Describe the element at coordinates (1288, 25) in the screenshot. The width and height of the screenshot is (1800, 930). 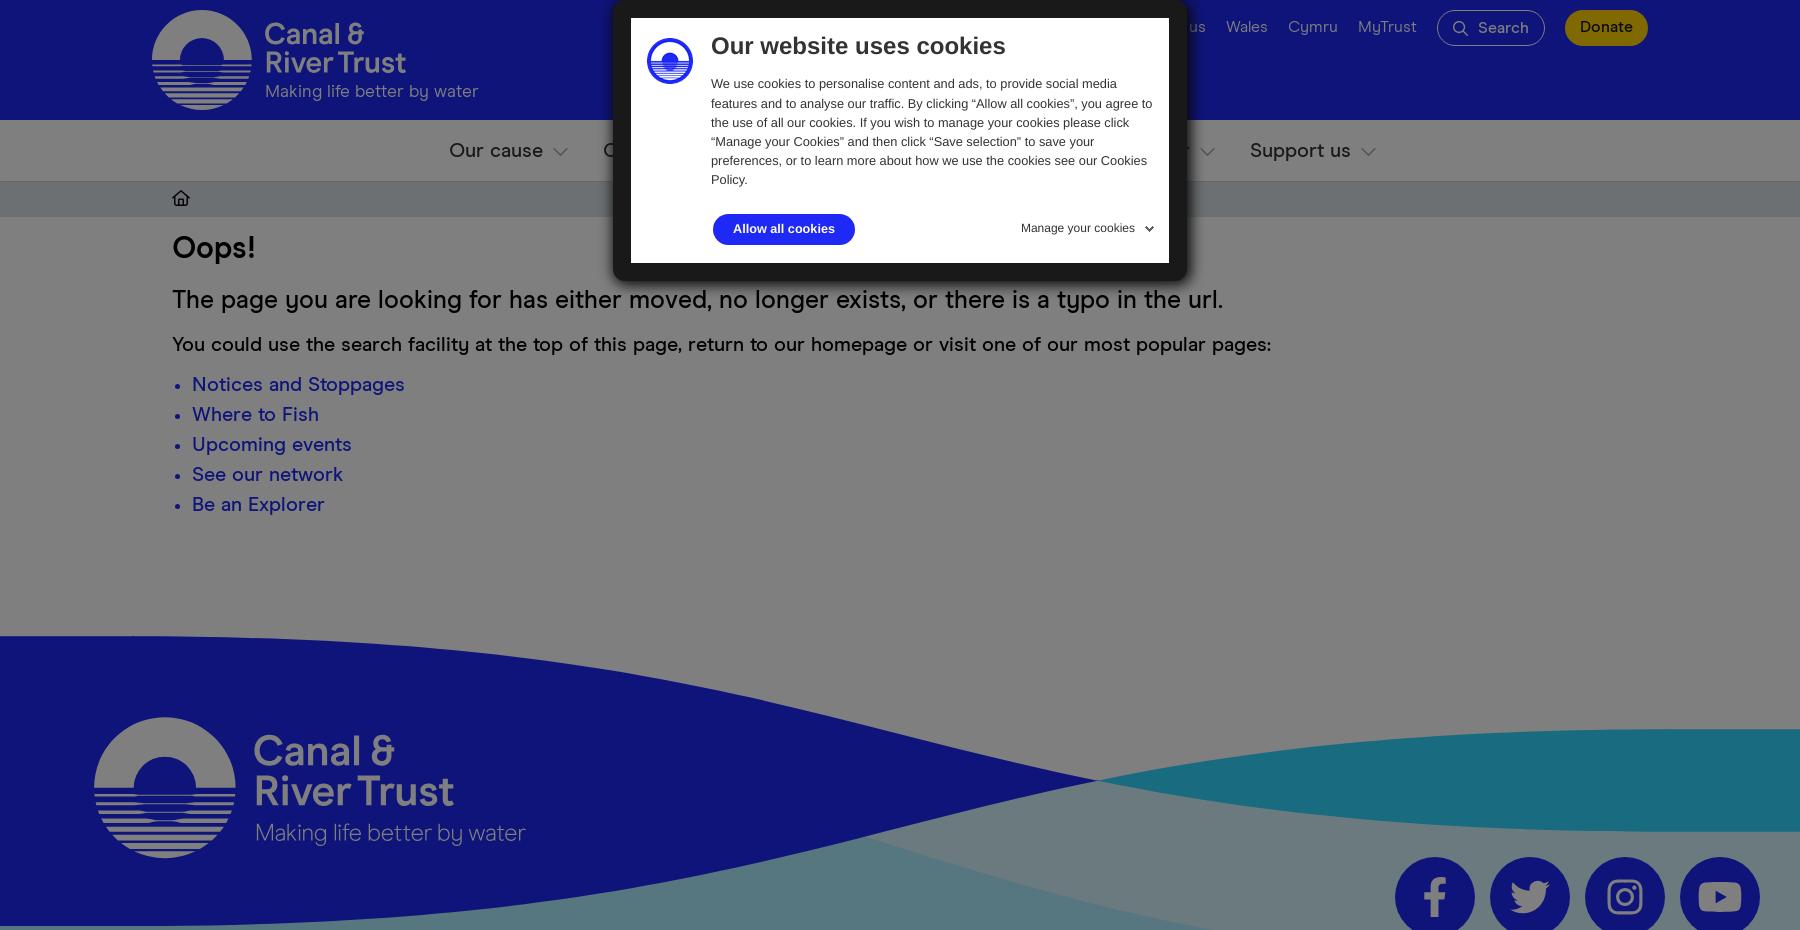
I see `'Cymru'` at that location.